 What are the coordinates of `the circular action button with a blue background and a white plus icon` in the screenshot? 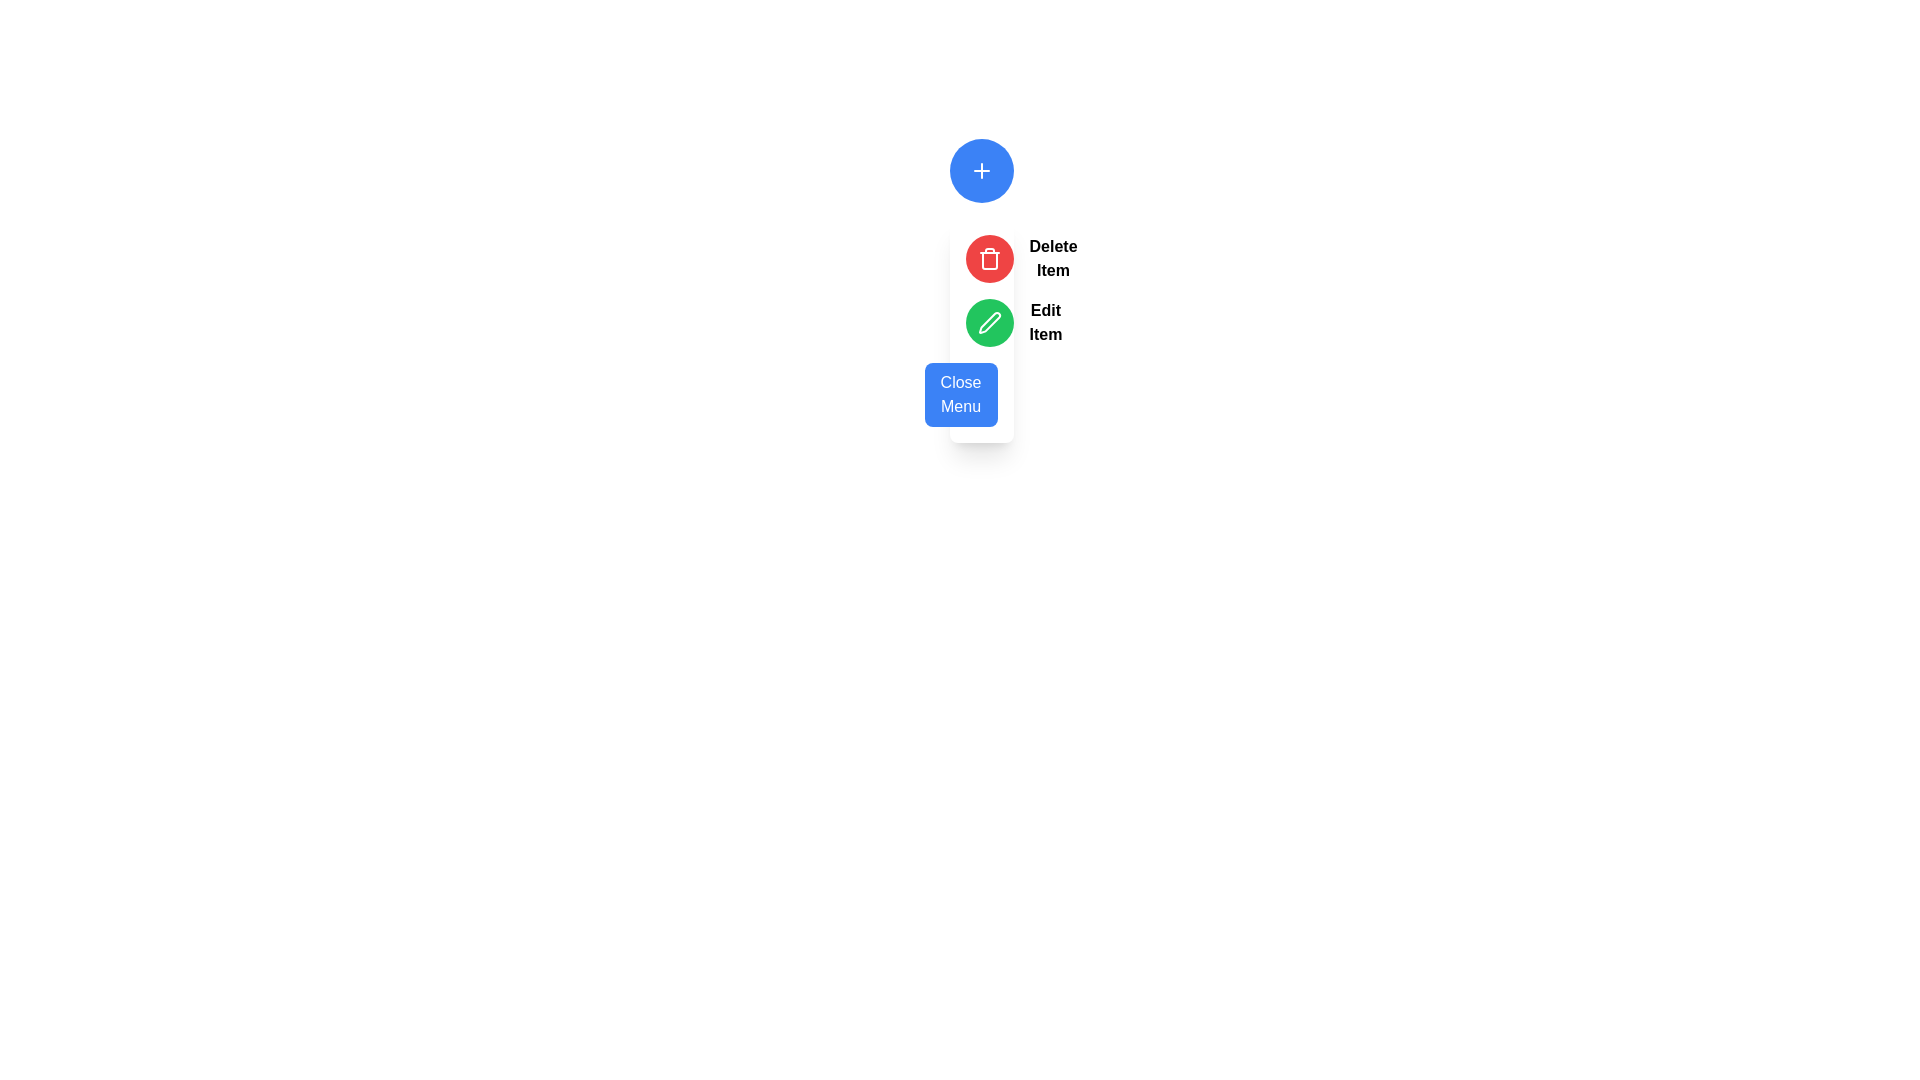 It's located at (981, 169).